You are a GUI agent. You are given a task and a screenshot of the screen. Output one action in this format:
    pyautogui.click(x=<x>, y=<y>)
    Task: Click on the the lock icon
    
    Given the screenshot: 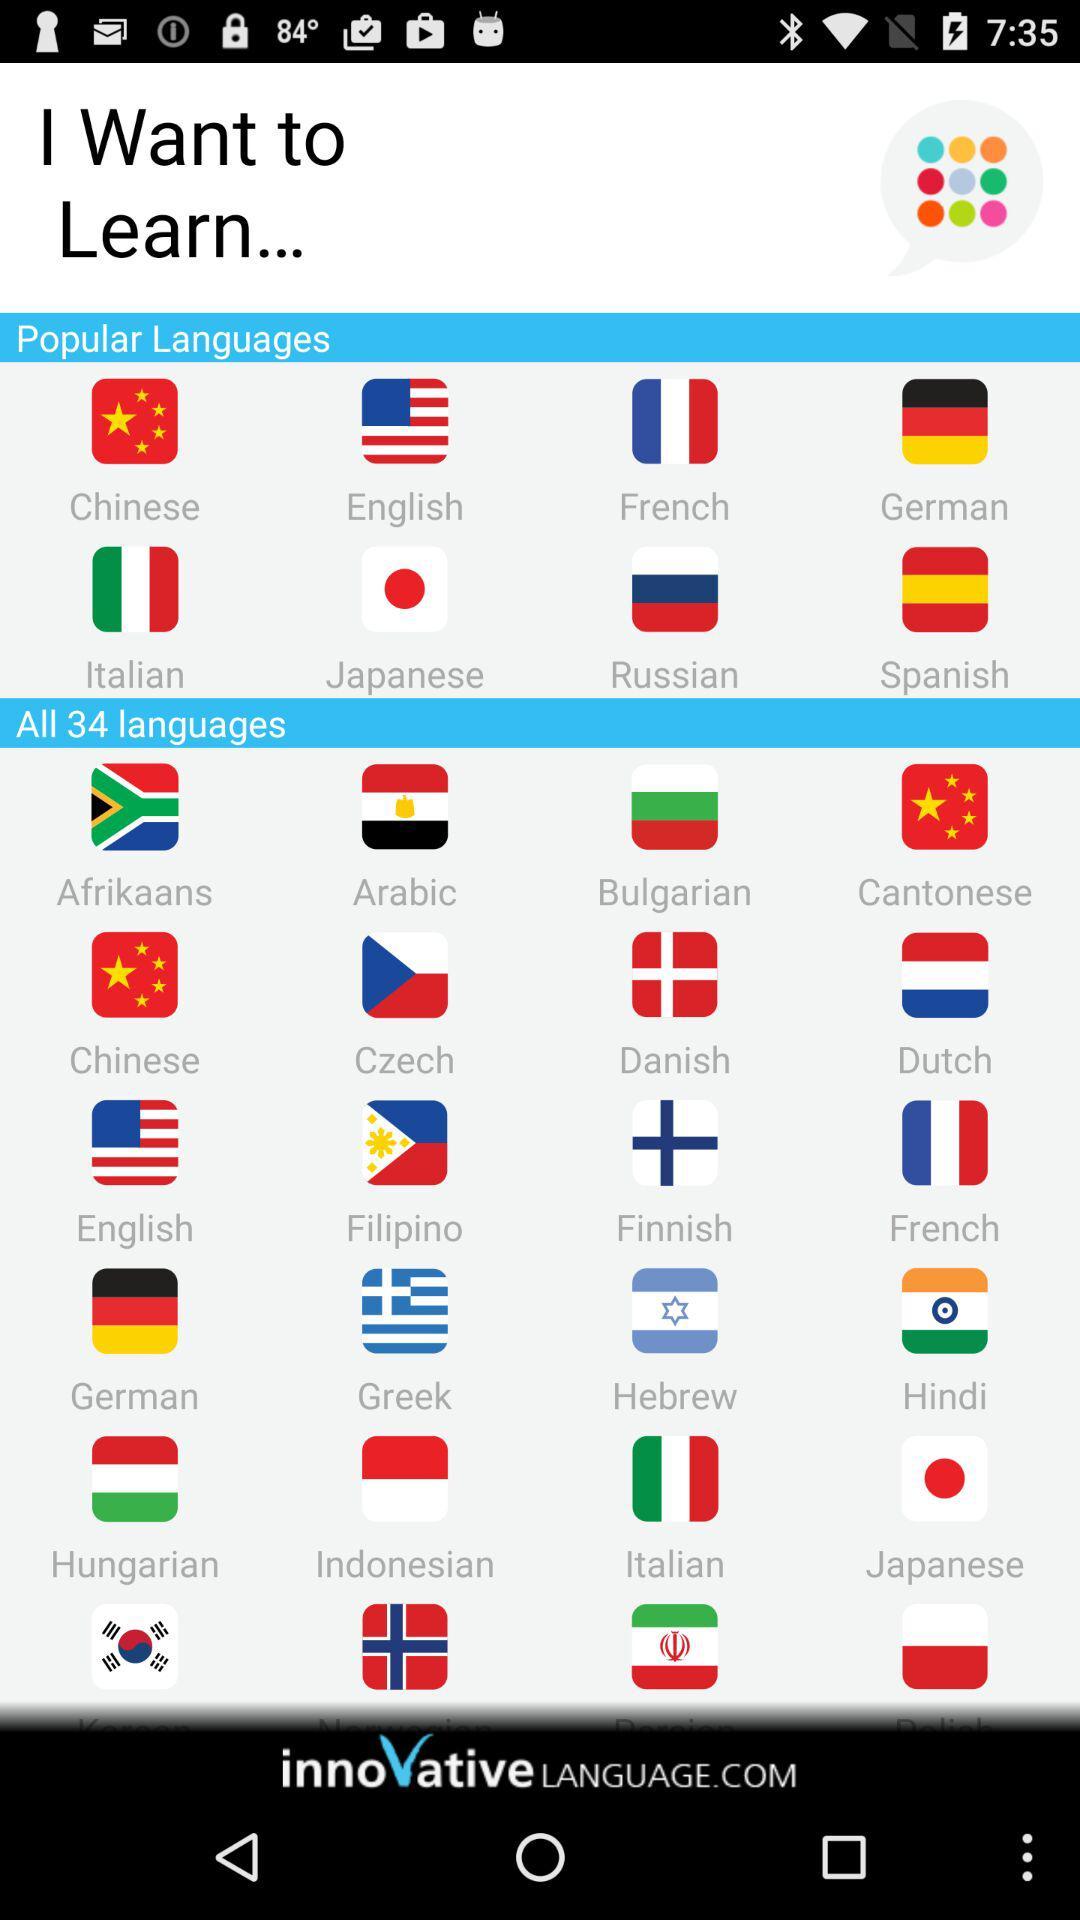 What is the action you would take?
    pyautogui.click(x=945, y=629)
    